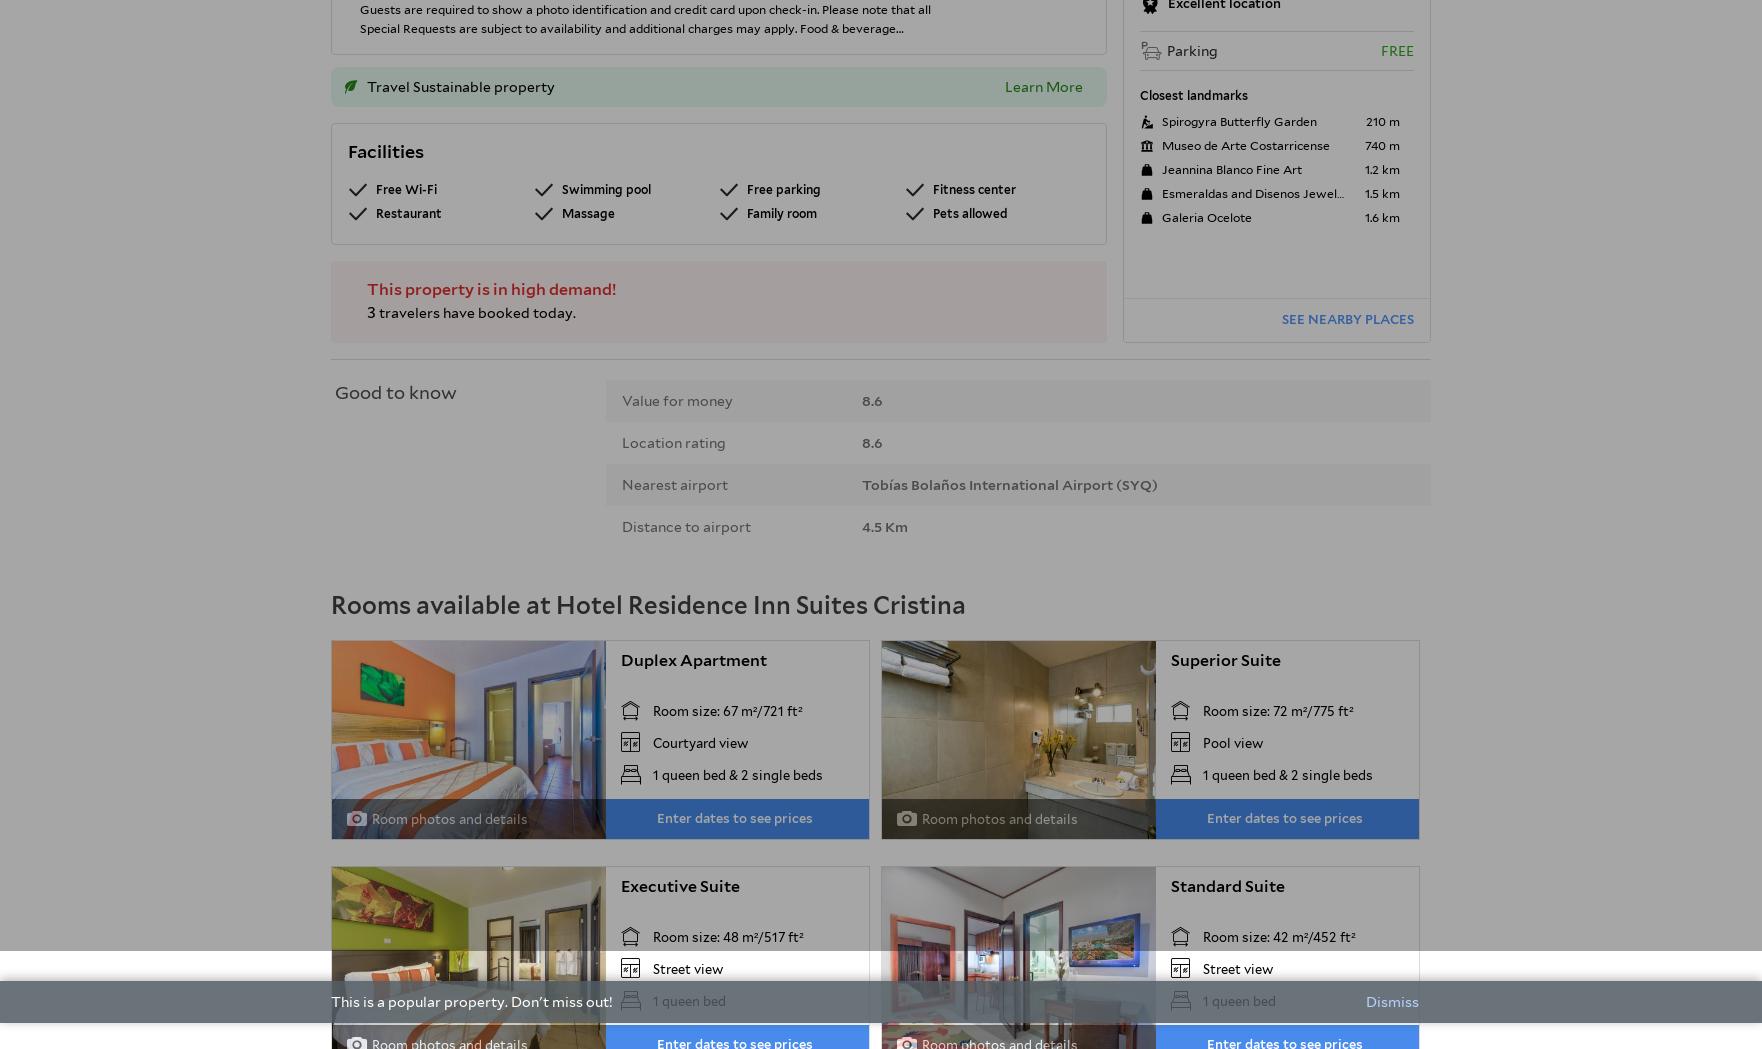 Image resolution: width=1762 pixels, height=1049 pixels. I want to click on 'Travel Sustainable property', so click(459, 85).